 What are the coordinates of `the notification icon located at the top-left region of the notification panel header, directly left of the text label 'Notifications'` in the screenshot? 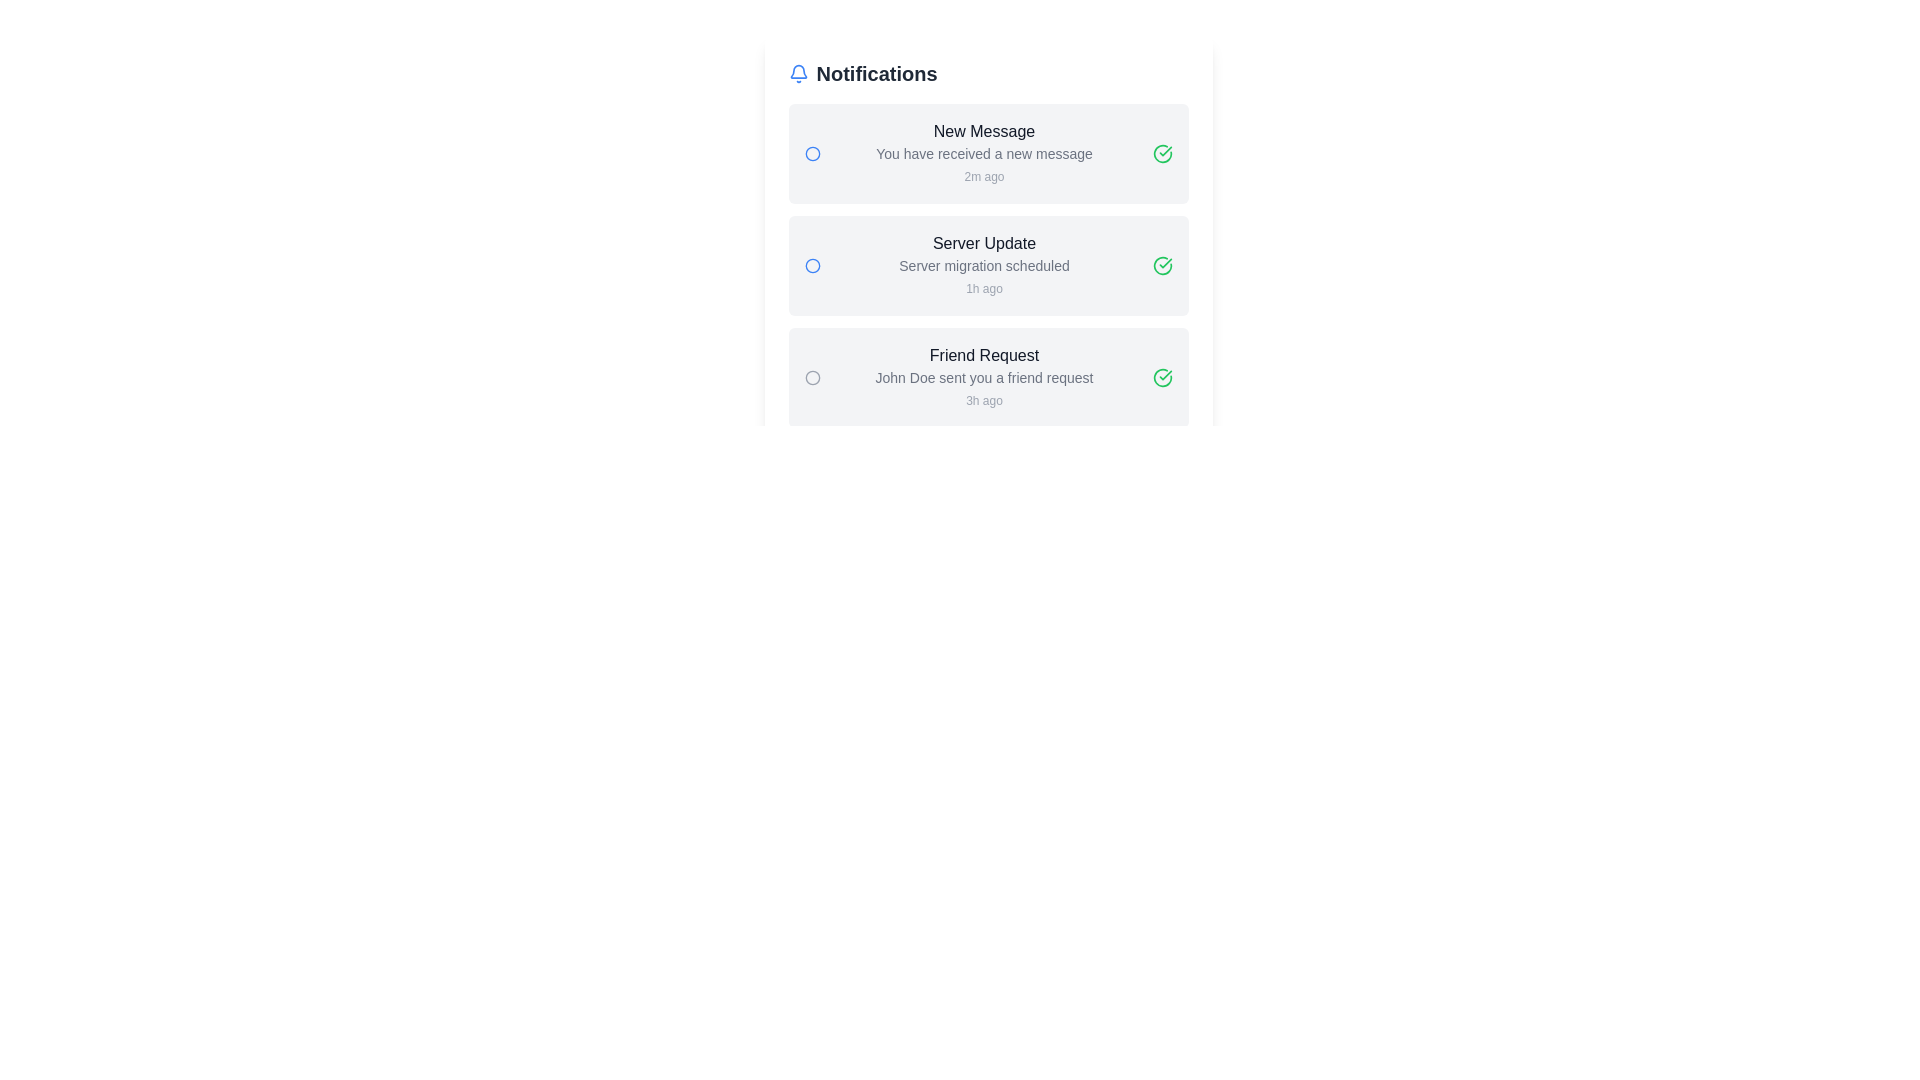 It's located at (797, 72).